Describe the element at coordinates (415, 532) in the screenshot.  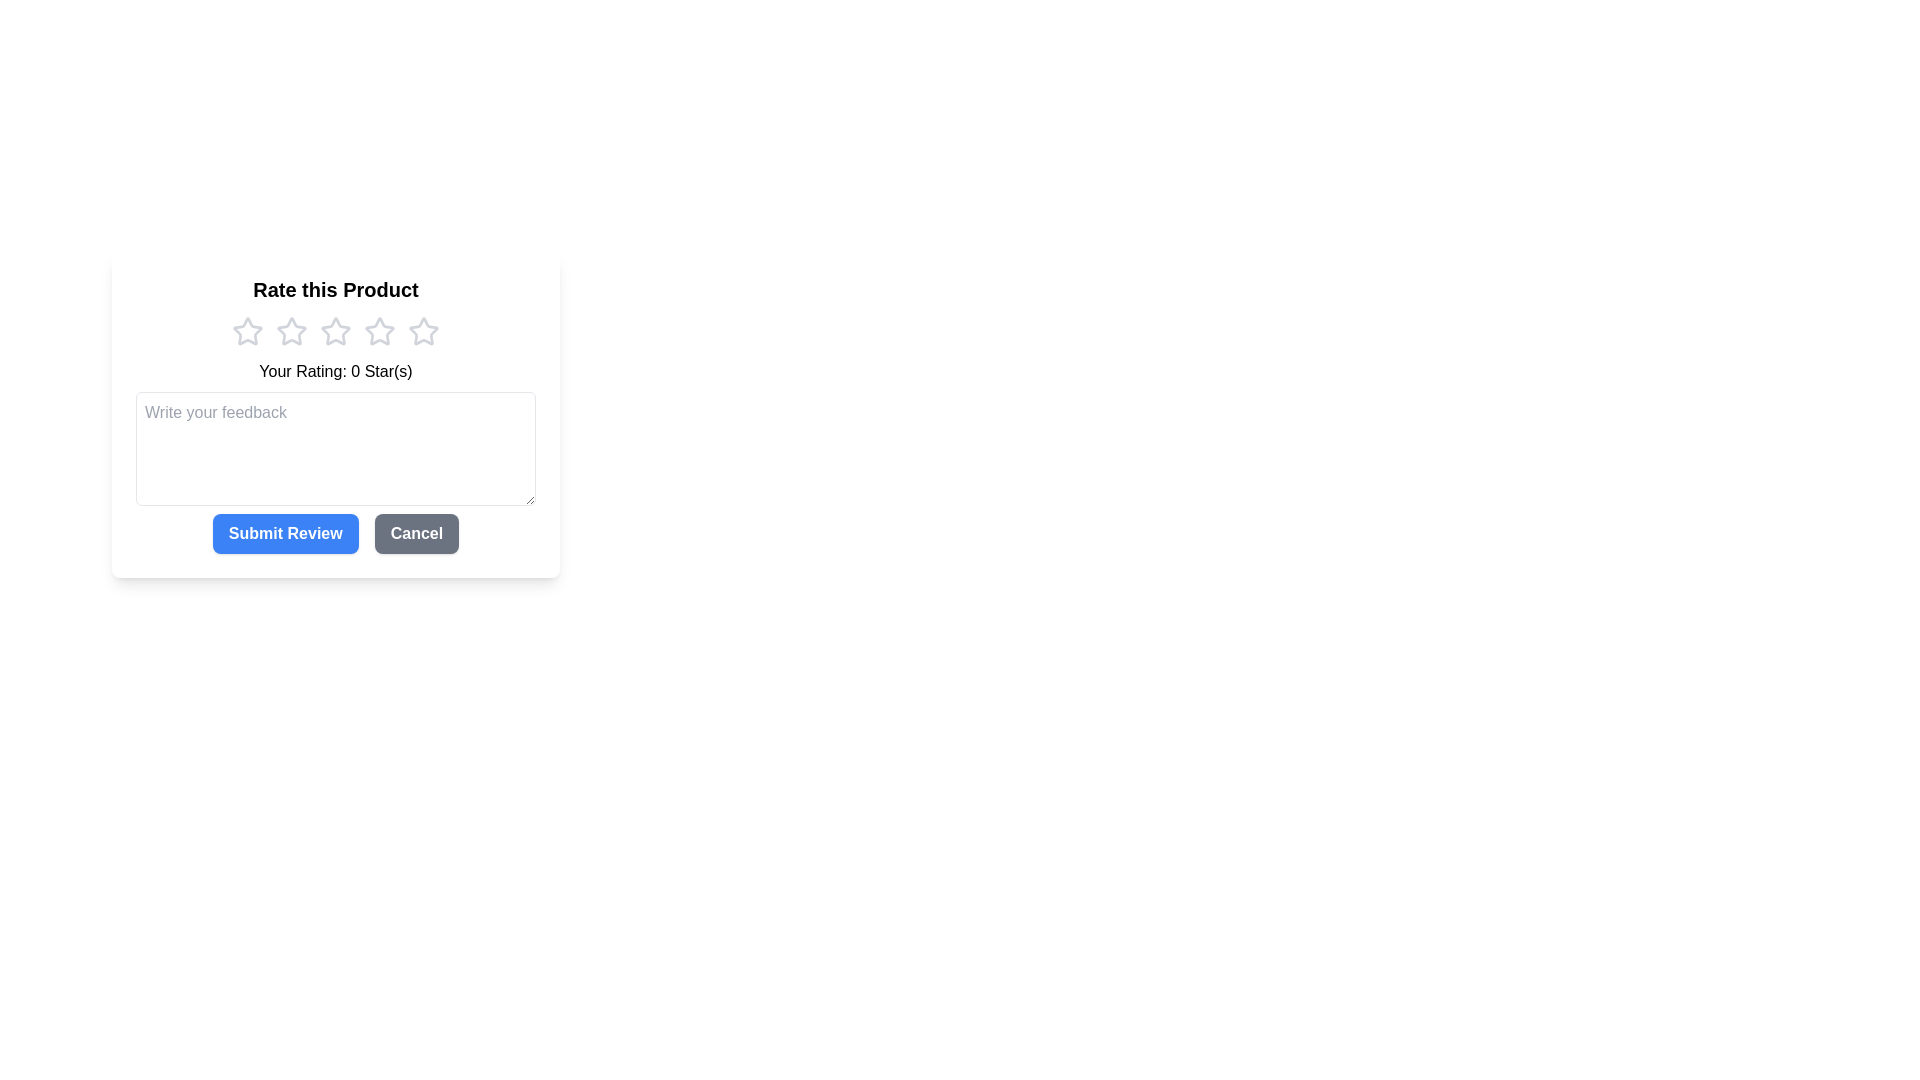
I see `the cancel button located to the right of the 'Submit Review' button in the bottom section of the form interface to observe its hover effect` at that location.